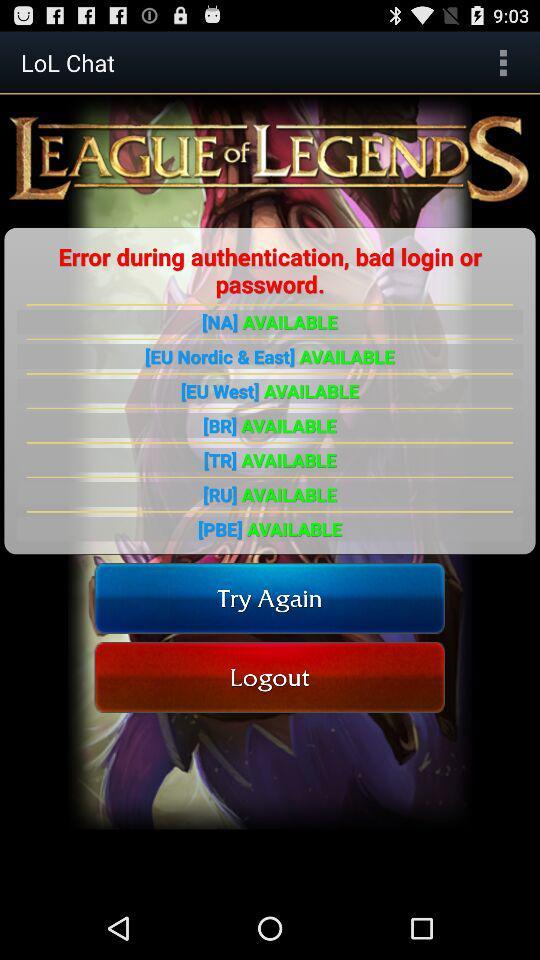  Describe the element at coordinates (269, 598) in the screenshot. I see `try again icon` at that location.